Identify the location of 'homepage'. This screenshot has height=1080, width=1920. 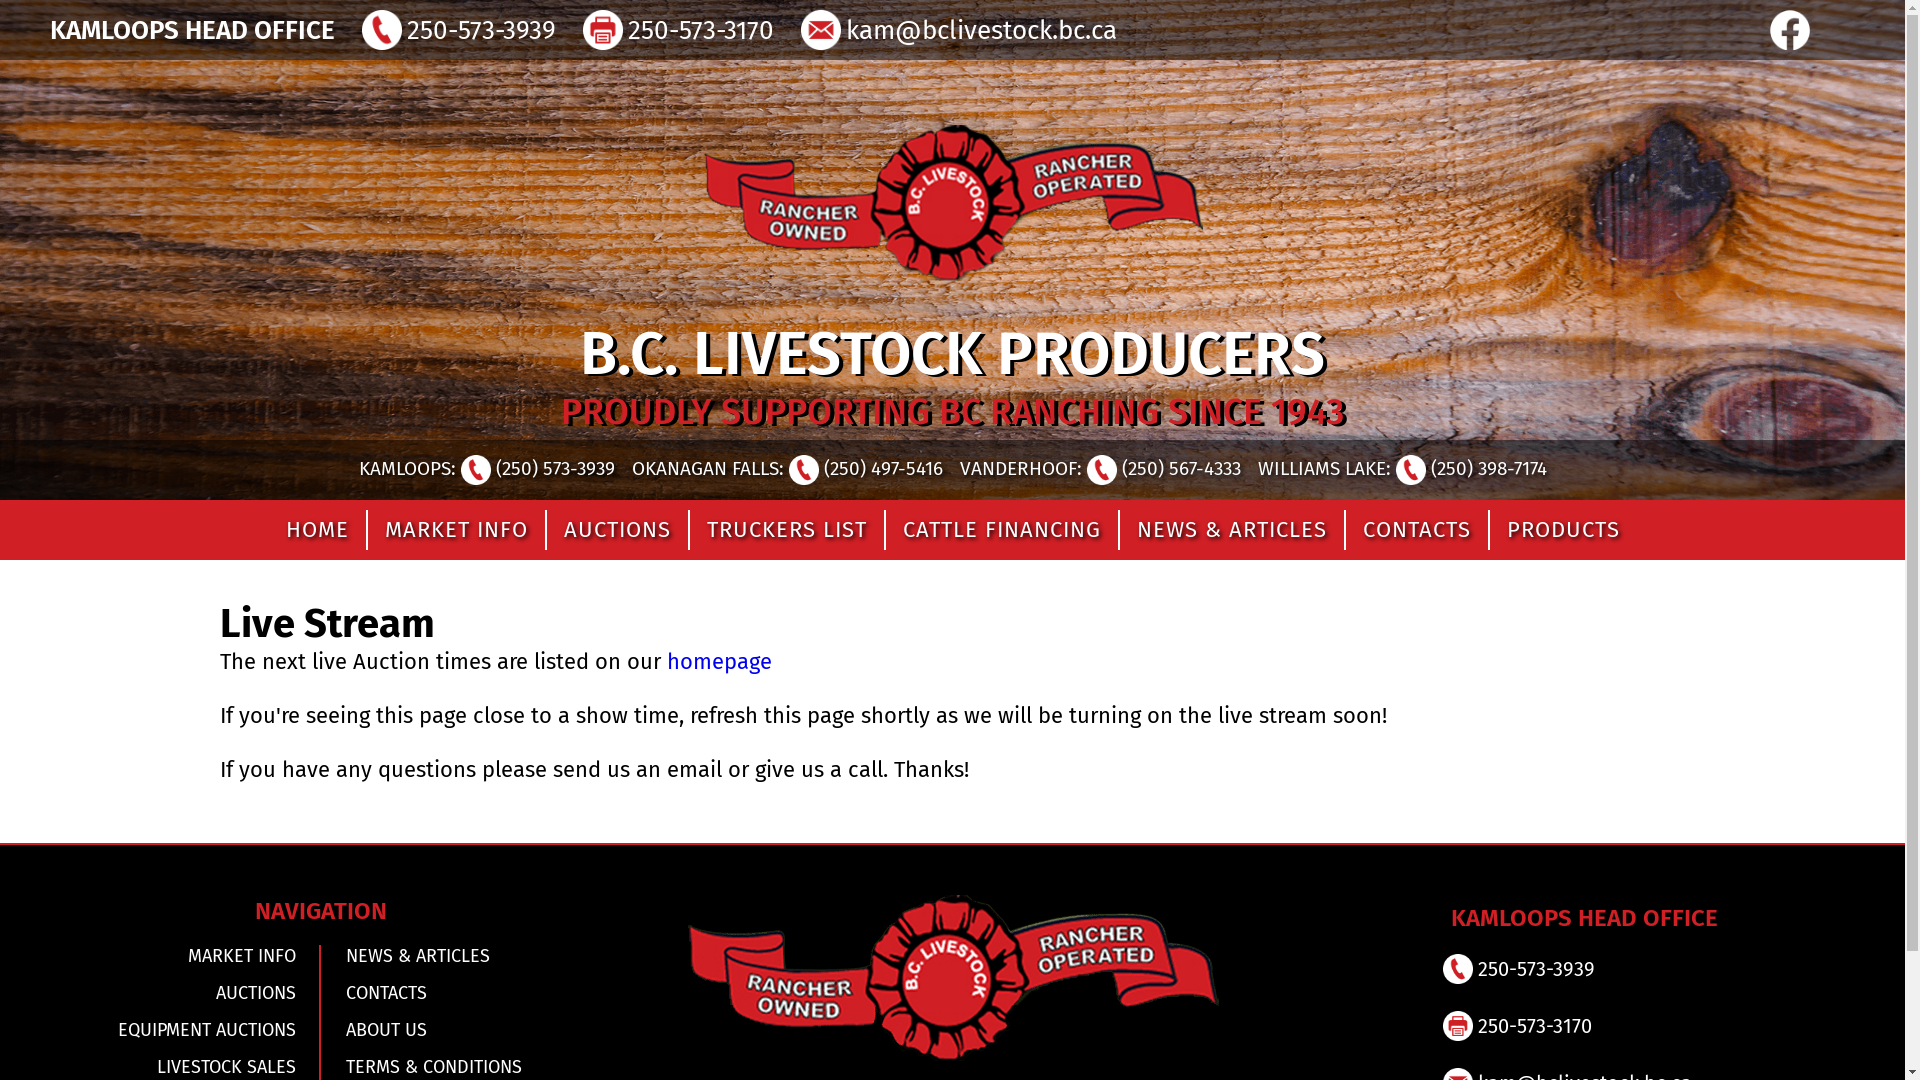
(719, 661).